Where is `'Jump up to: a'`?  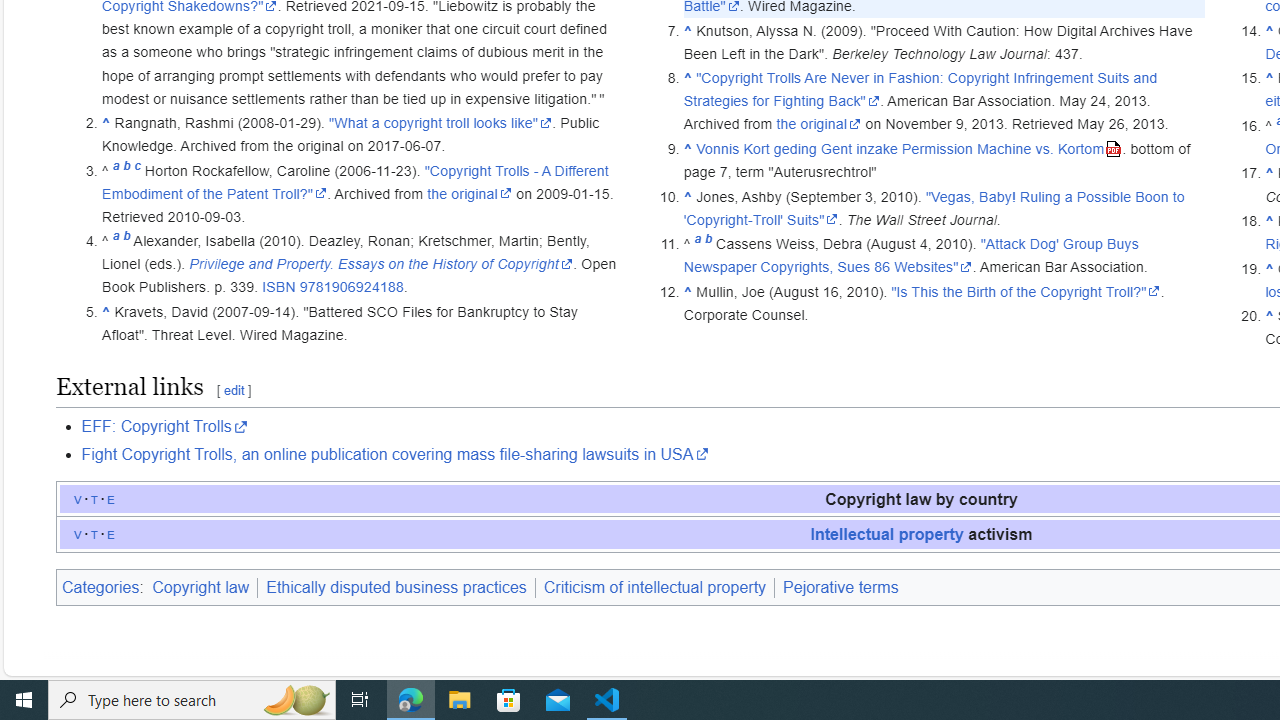 'Jump up to: a' is located at coordinates (697, 243).